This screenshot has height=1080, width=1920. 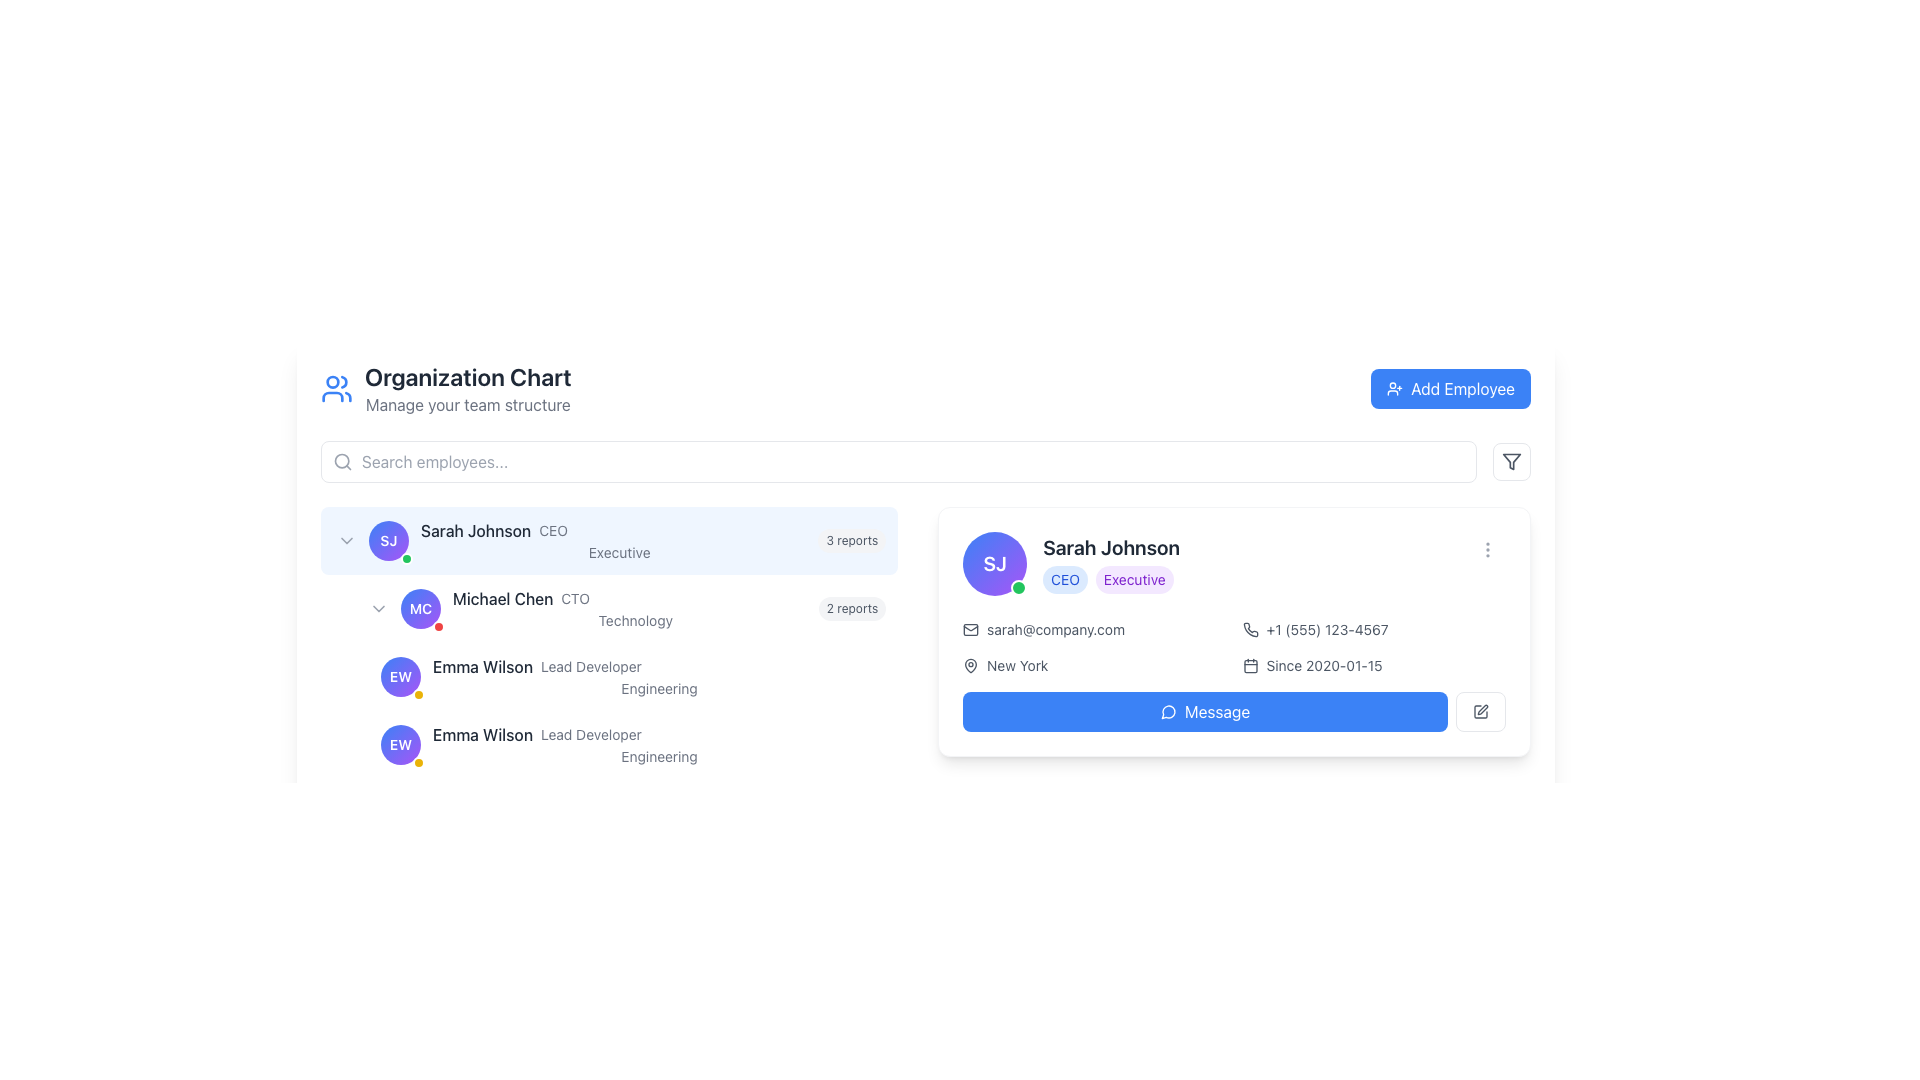 I want to click on the phone number text '+1 (555) 123-4567' located in the right section of the profile card, below the email field and above the 'Since' field, adjacent to a phone icon, so click(x=1373, y=628).